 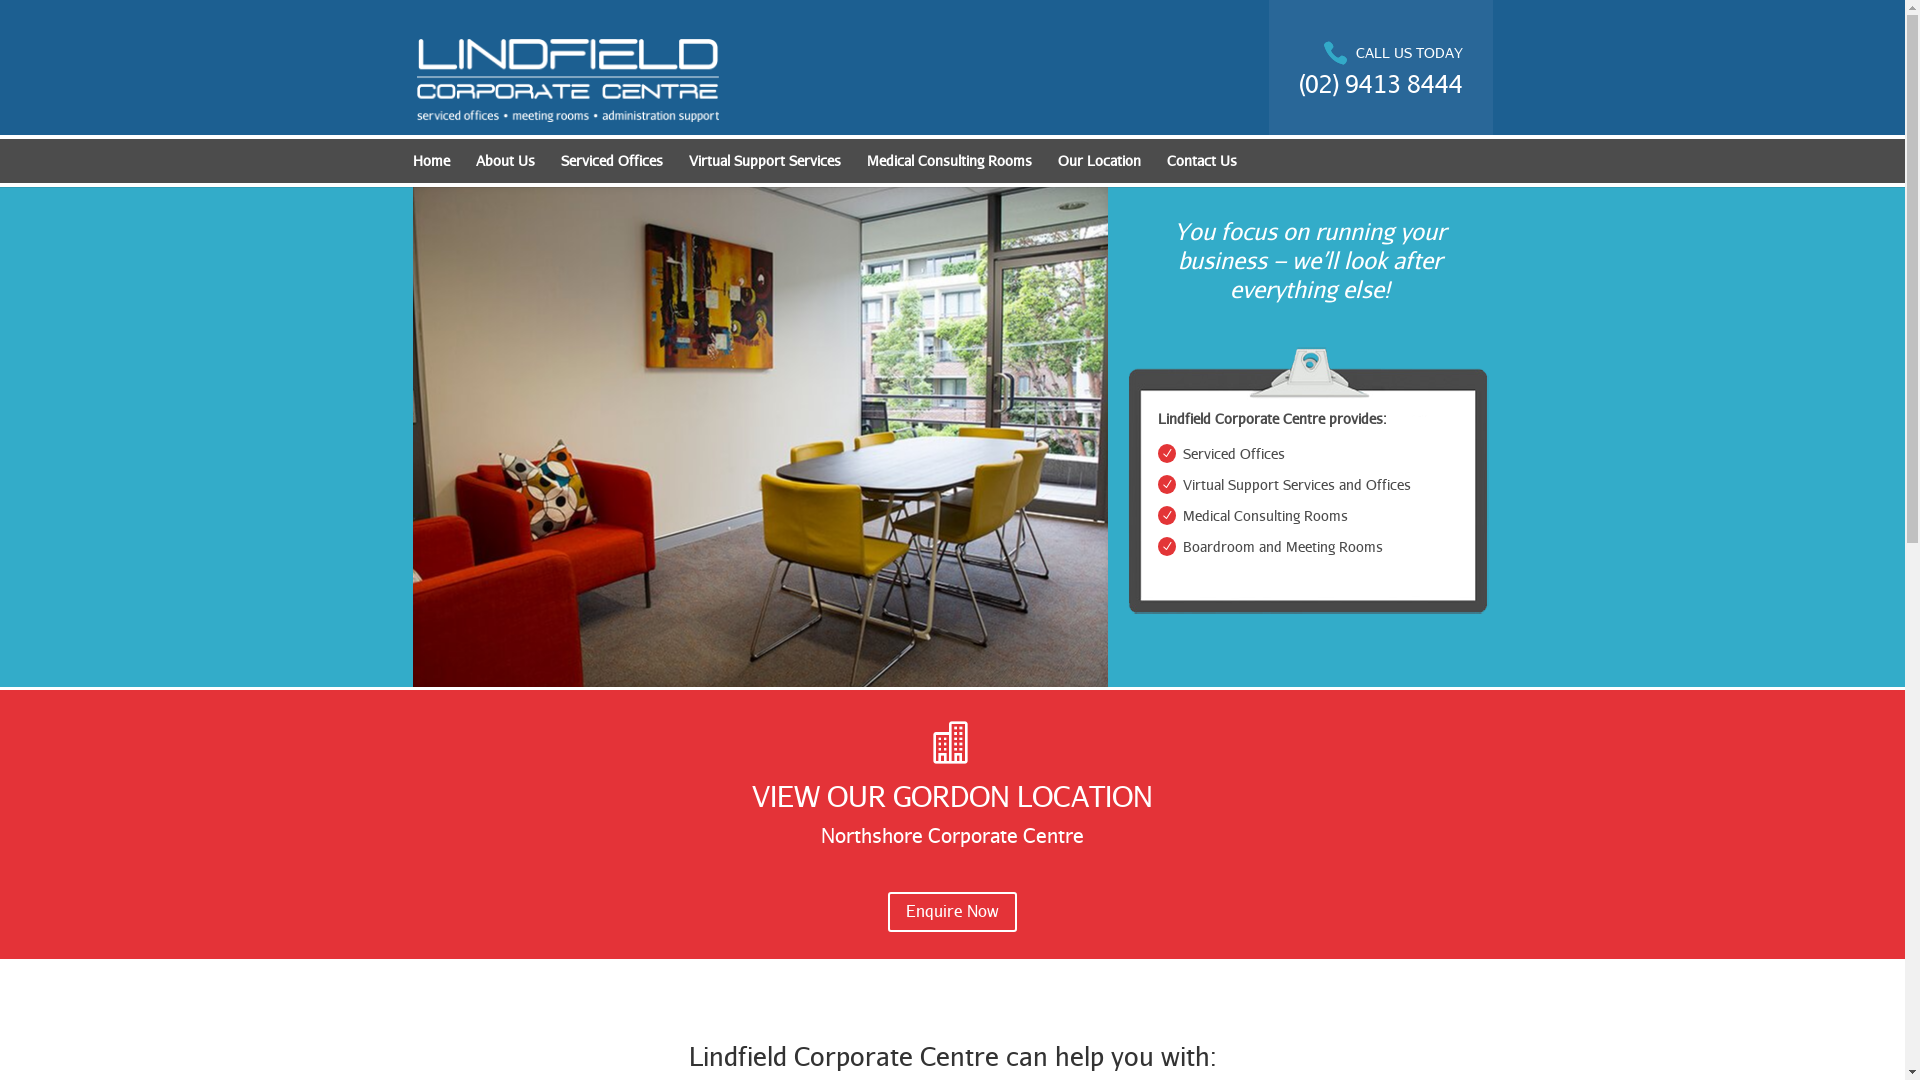 What do you see at coordinates (1200, 164) in the screenshot?
I see `'Contact Us'` at bounding box center [1200, 164].